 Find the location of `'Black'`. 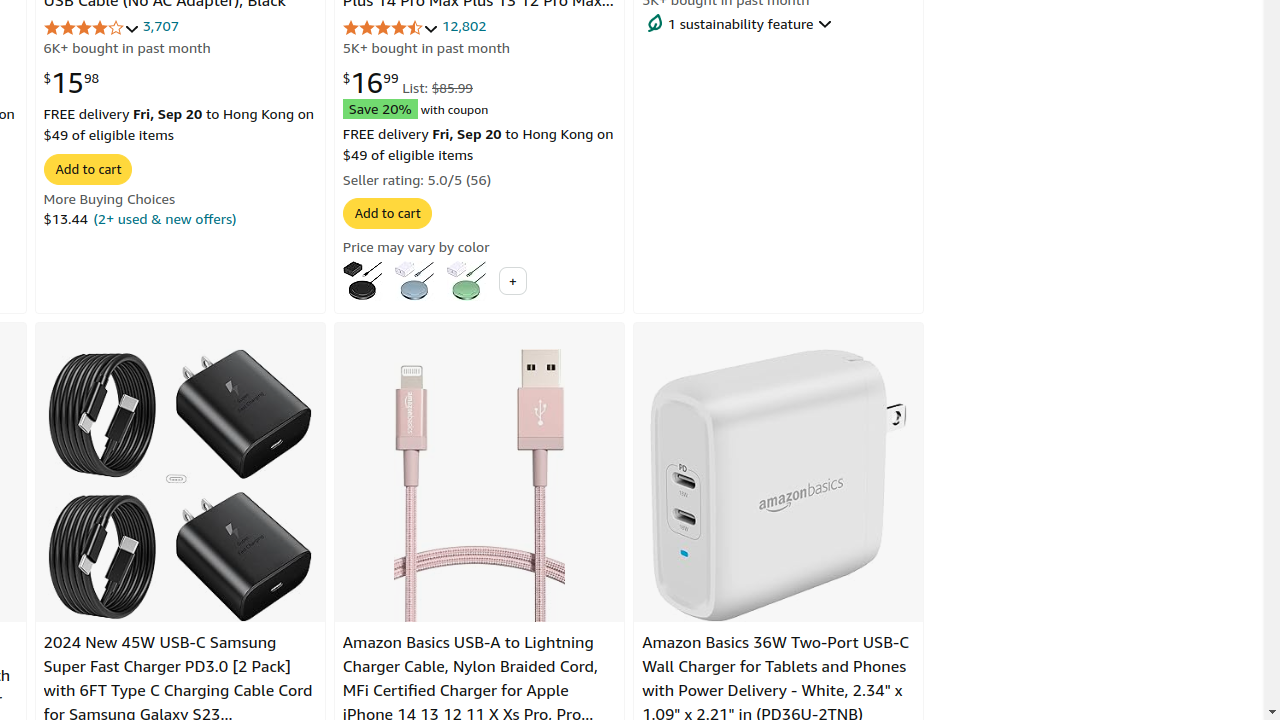

'Black' is located at coordinates (362, 280).